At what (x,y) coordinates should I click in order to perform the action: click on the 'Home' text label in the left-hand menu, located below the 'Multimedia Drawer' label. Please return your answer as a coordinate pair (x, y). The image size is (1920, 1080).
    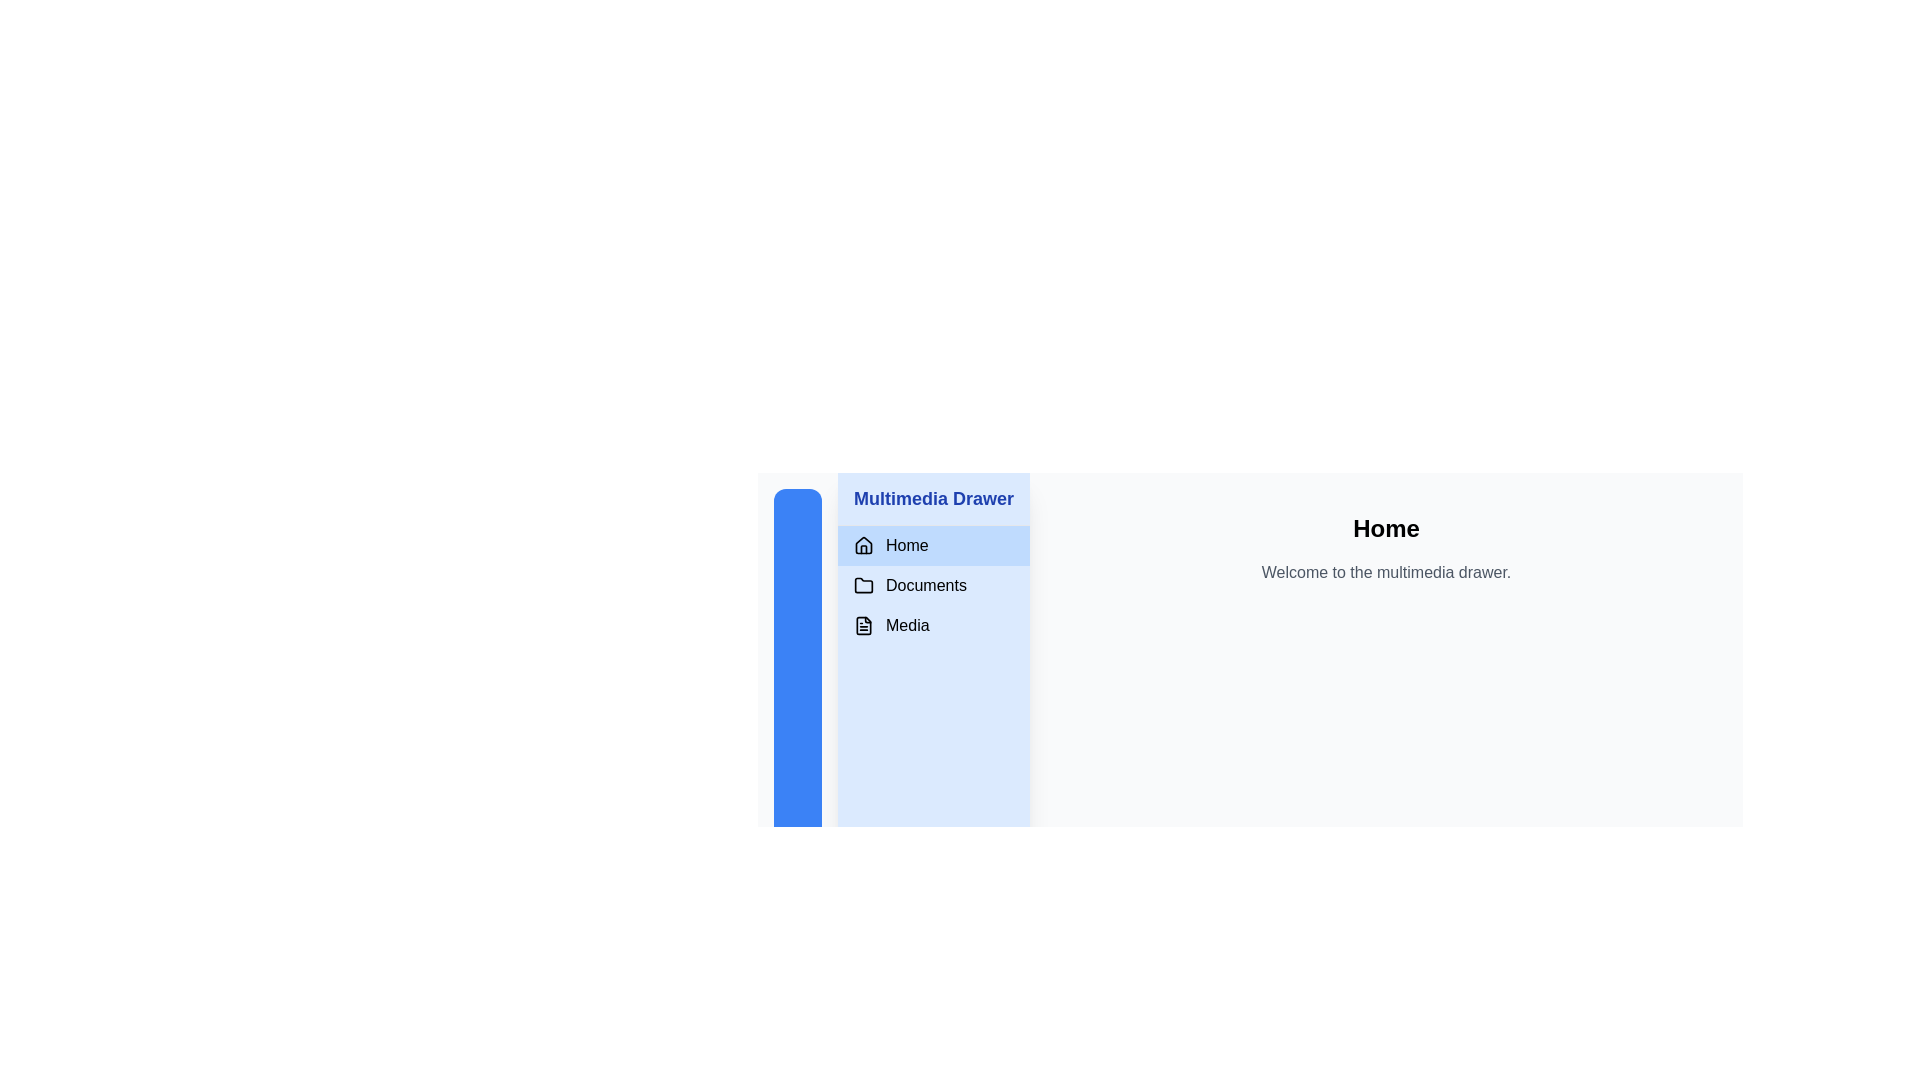
    Looking at the image, I should click on (906, 546).